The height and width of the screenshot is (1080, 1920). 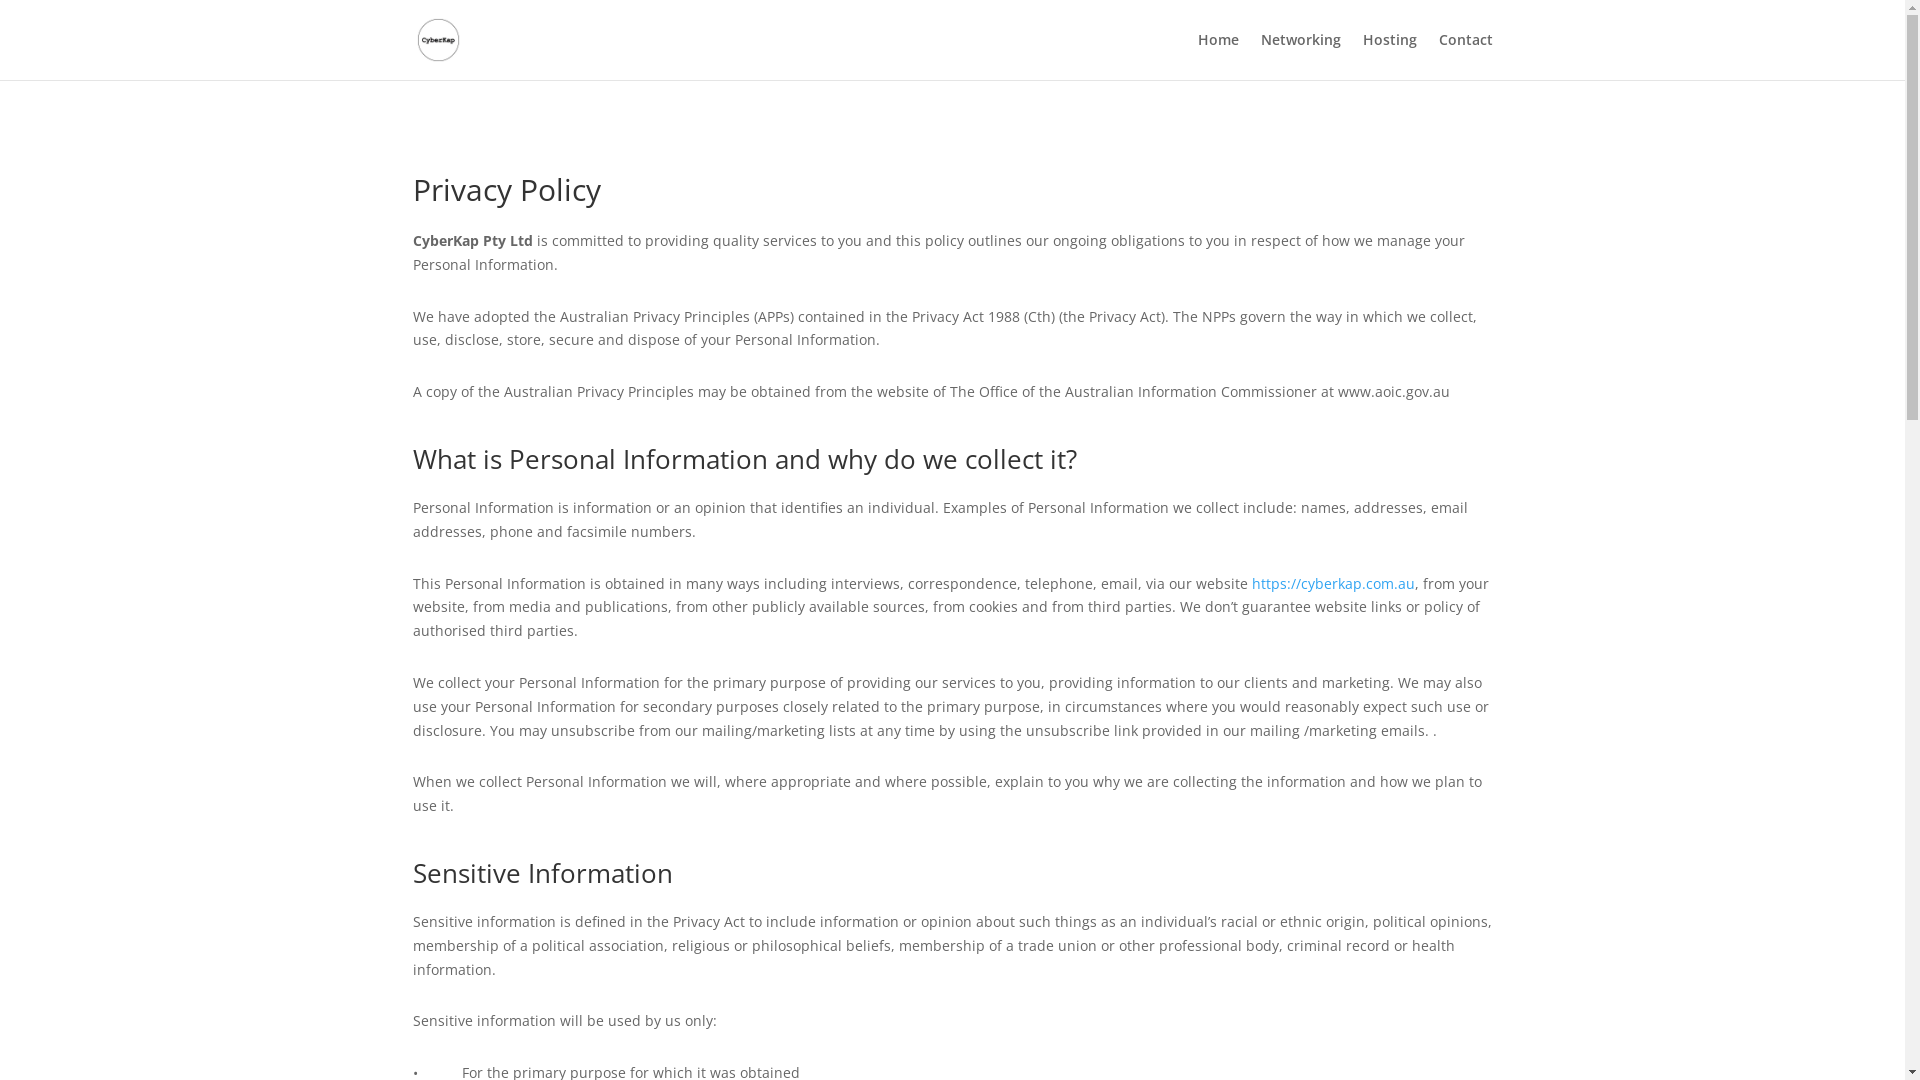 What do you see at coordinates (1333, 583) in the screenshot?
I see `'https://cyberkap.com.au'` at bounding box center [1333, 583].